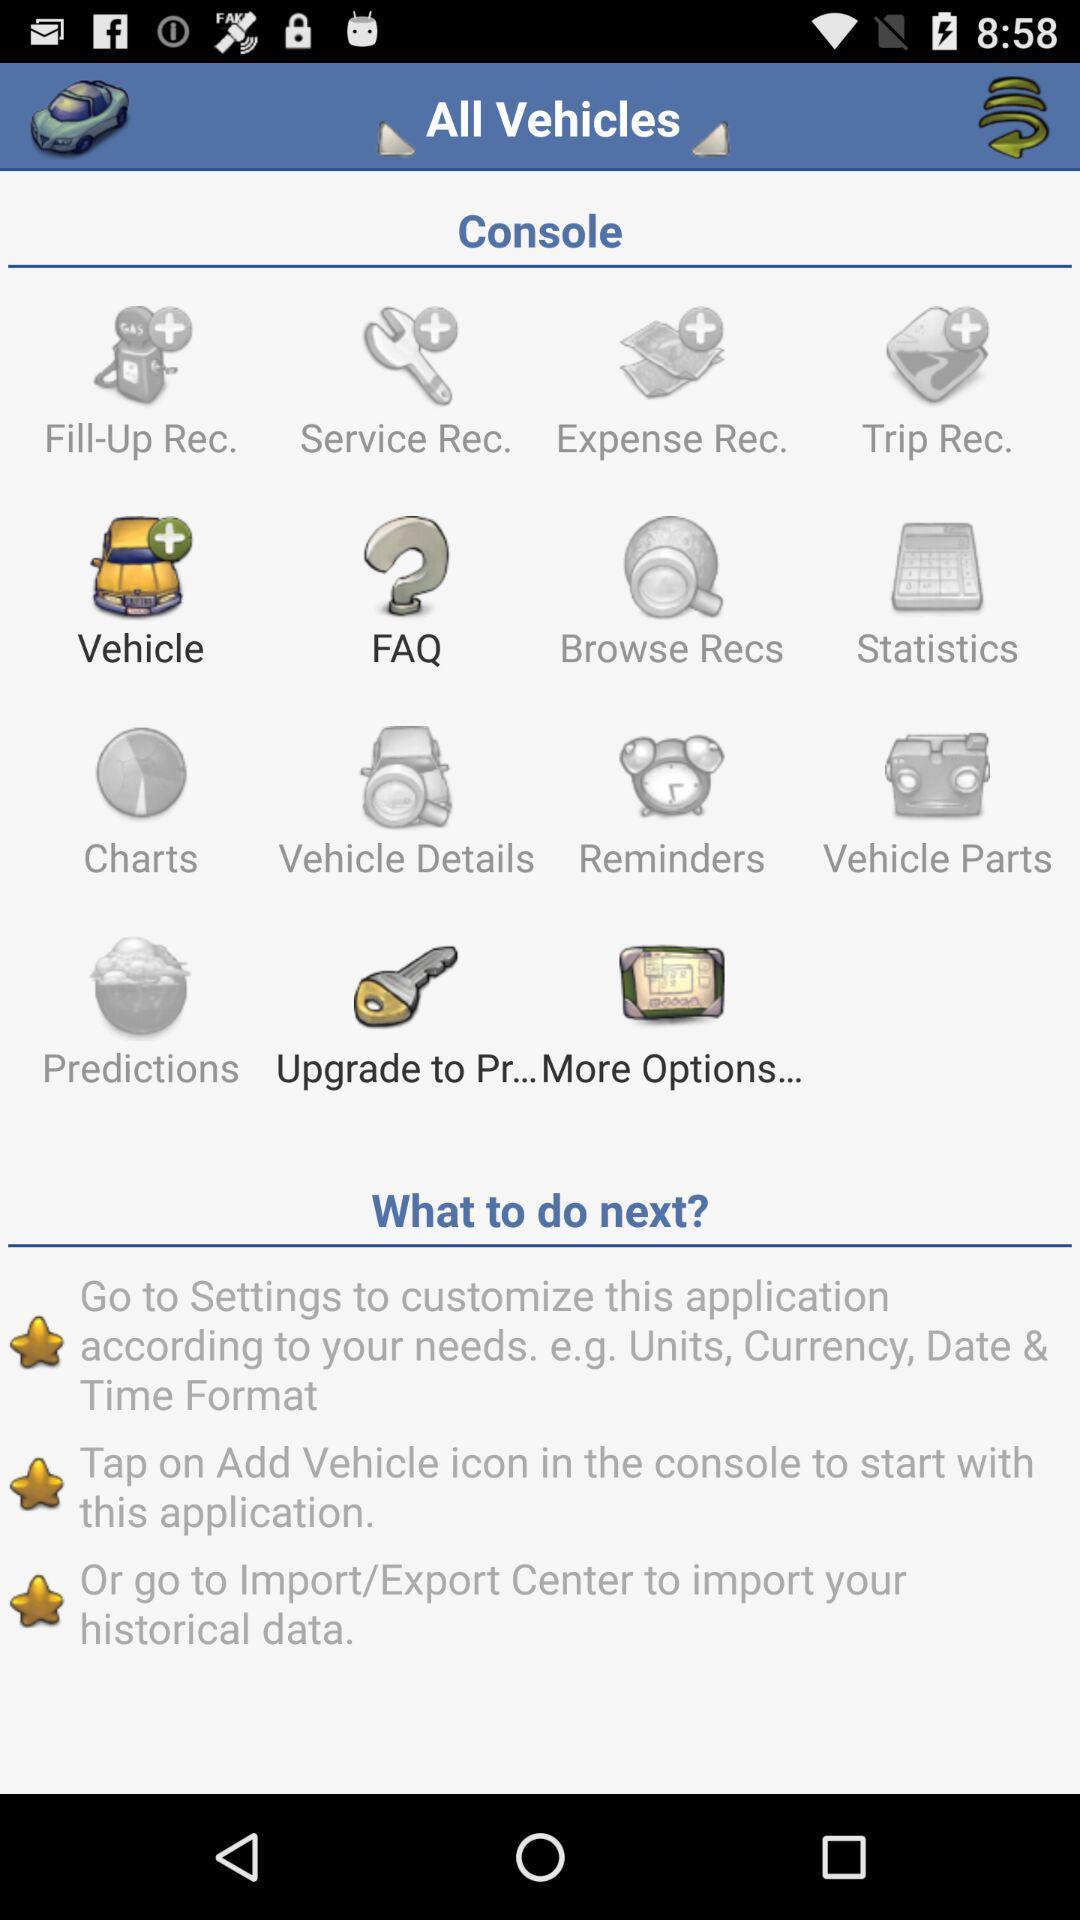 The height and width of the screenshot is (1920, 1080). What do you see at coordinates (78, 117) in the screenshot?
I see `click the the blue car` at bounding box center [78, 117].